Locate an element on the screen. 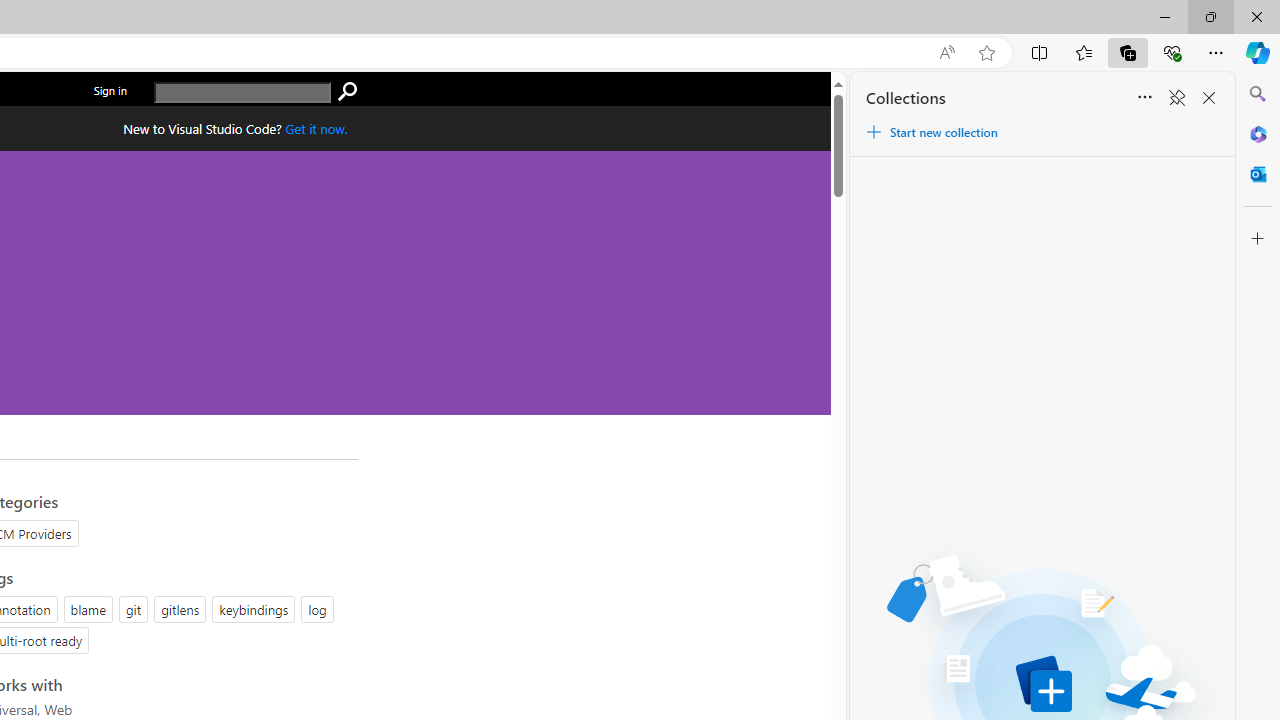 Image resolution: width=1280 pixels, height=720 pixels. 'Start new collection' is located at coordinates (930, 132).